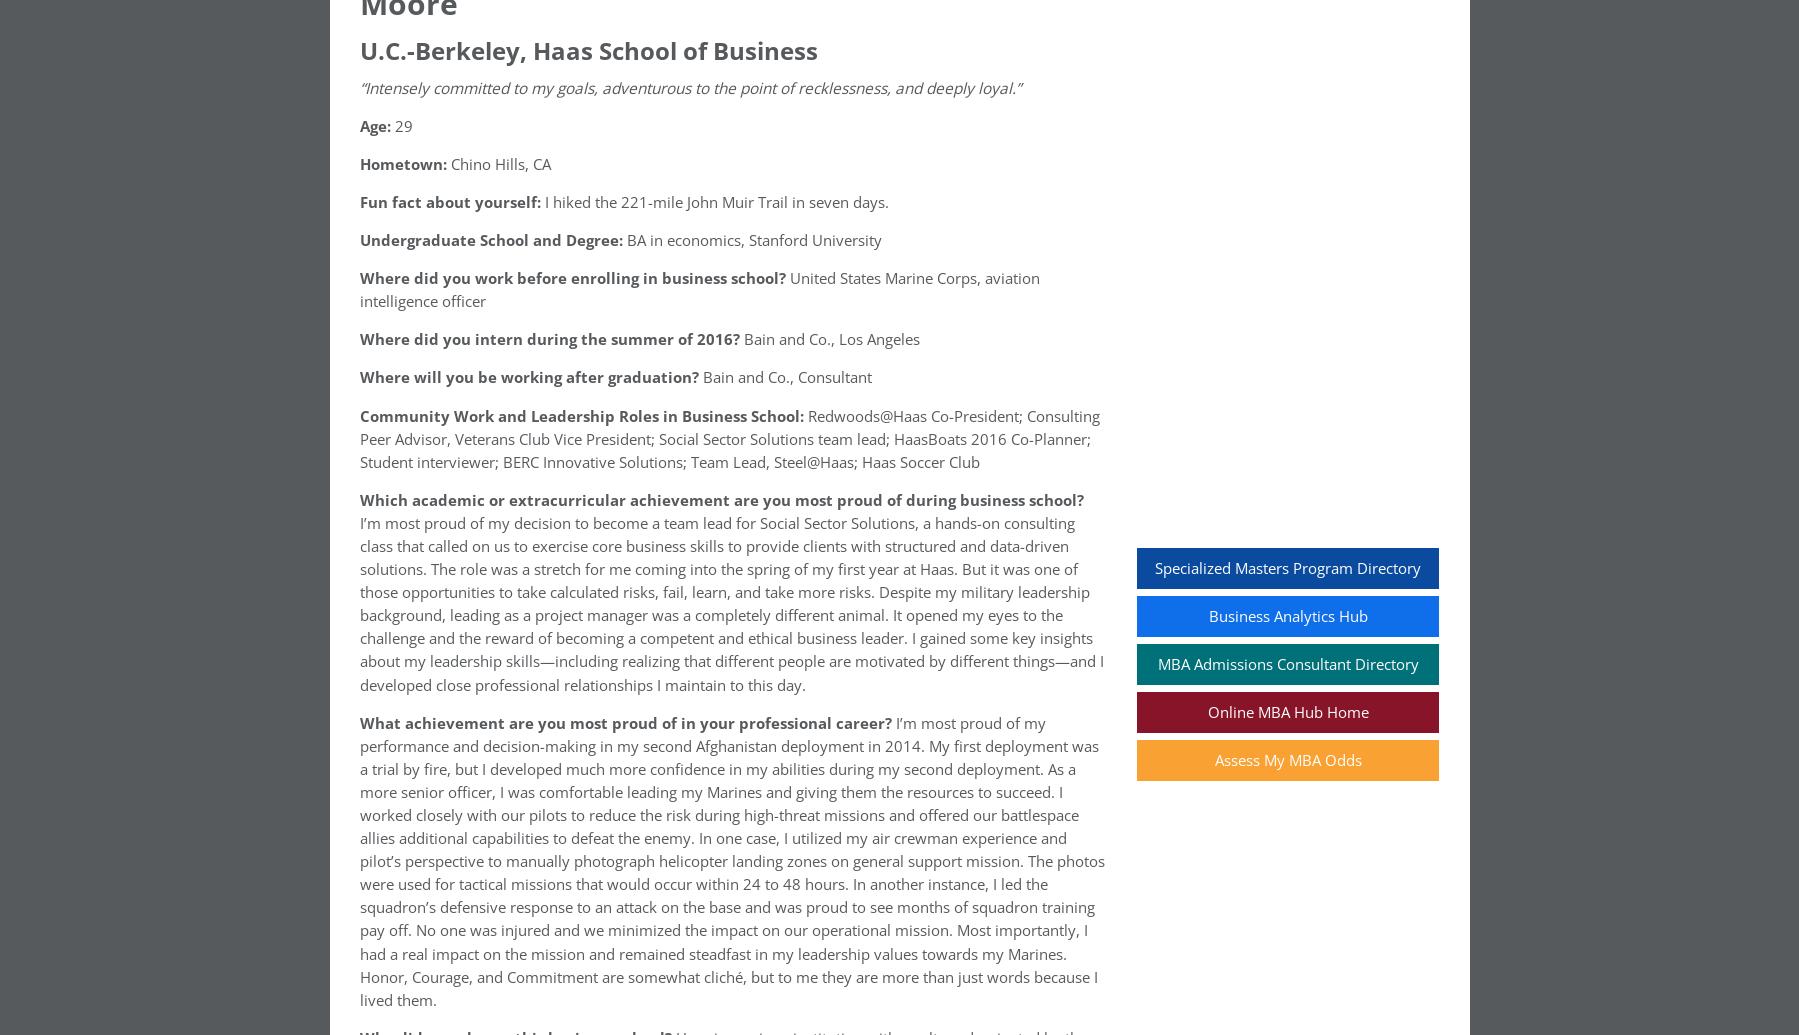  What do you see at coordinates (400, 204) in the screenshot?
I see `'Nora Silver'` at bounding box center [400, 204].